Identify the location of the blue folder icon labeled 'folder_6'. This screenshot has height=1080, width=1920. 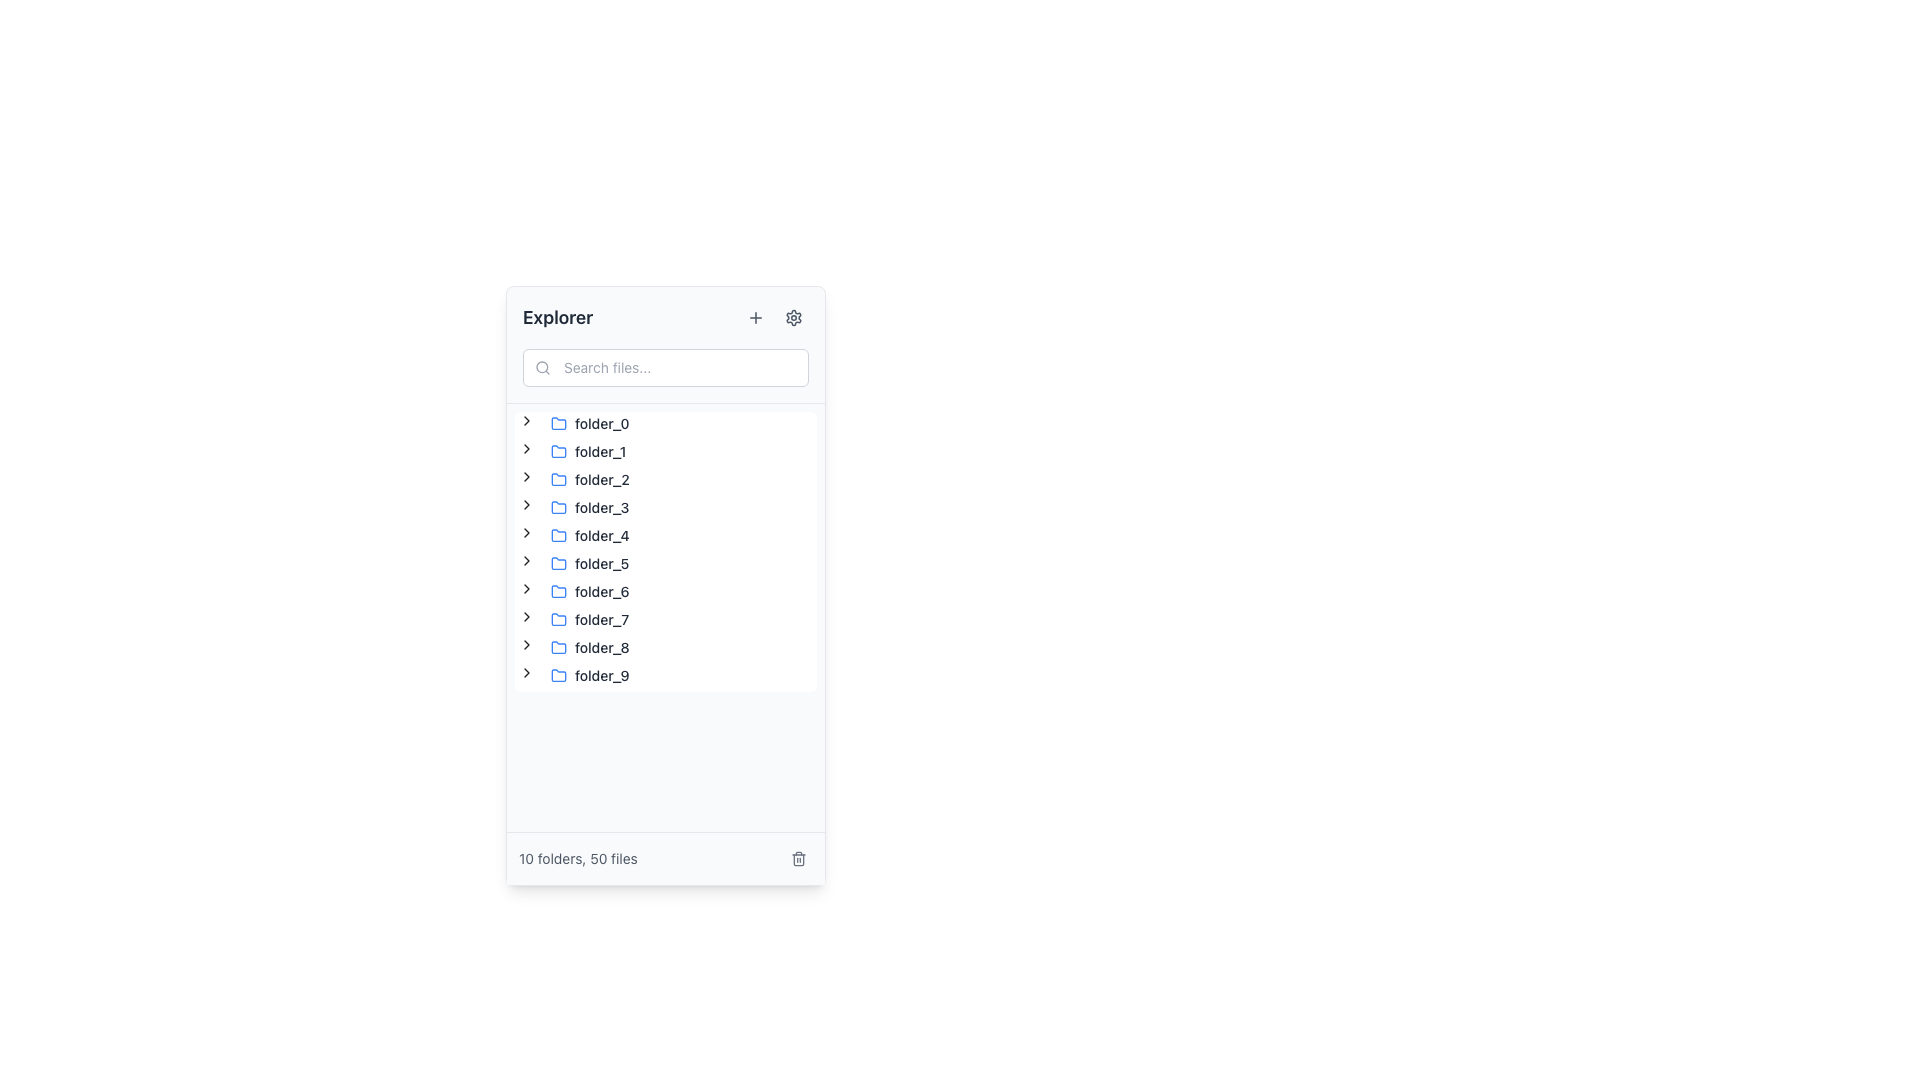
(558, 589).